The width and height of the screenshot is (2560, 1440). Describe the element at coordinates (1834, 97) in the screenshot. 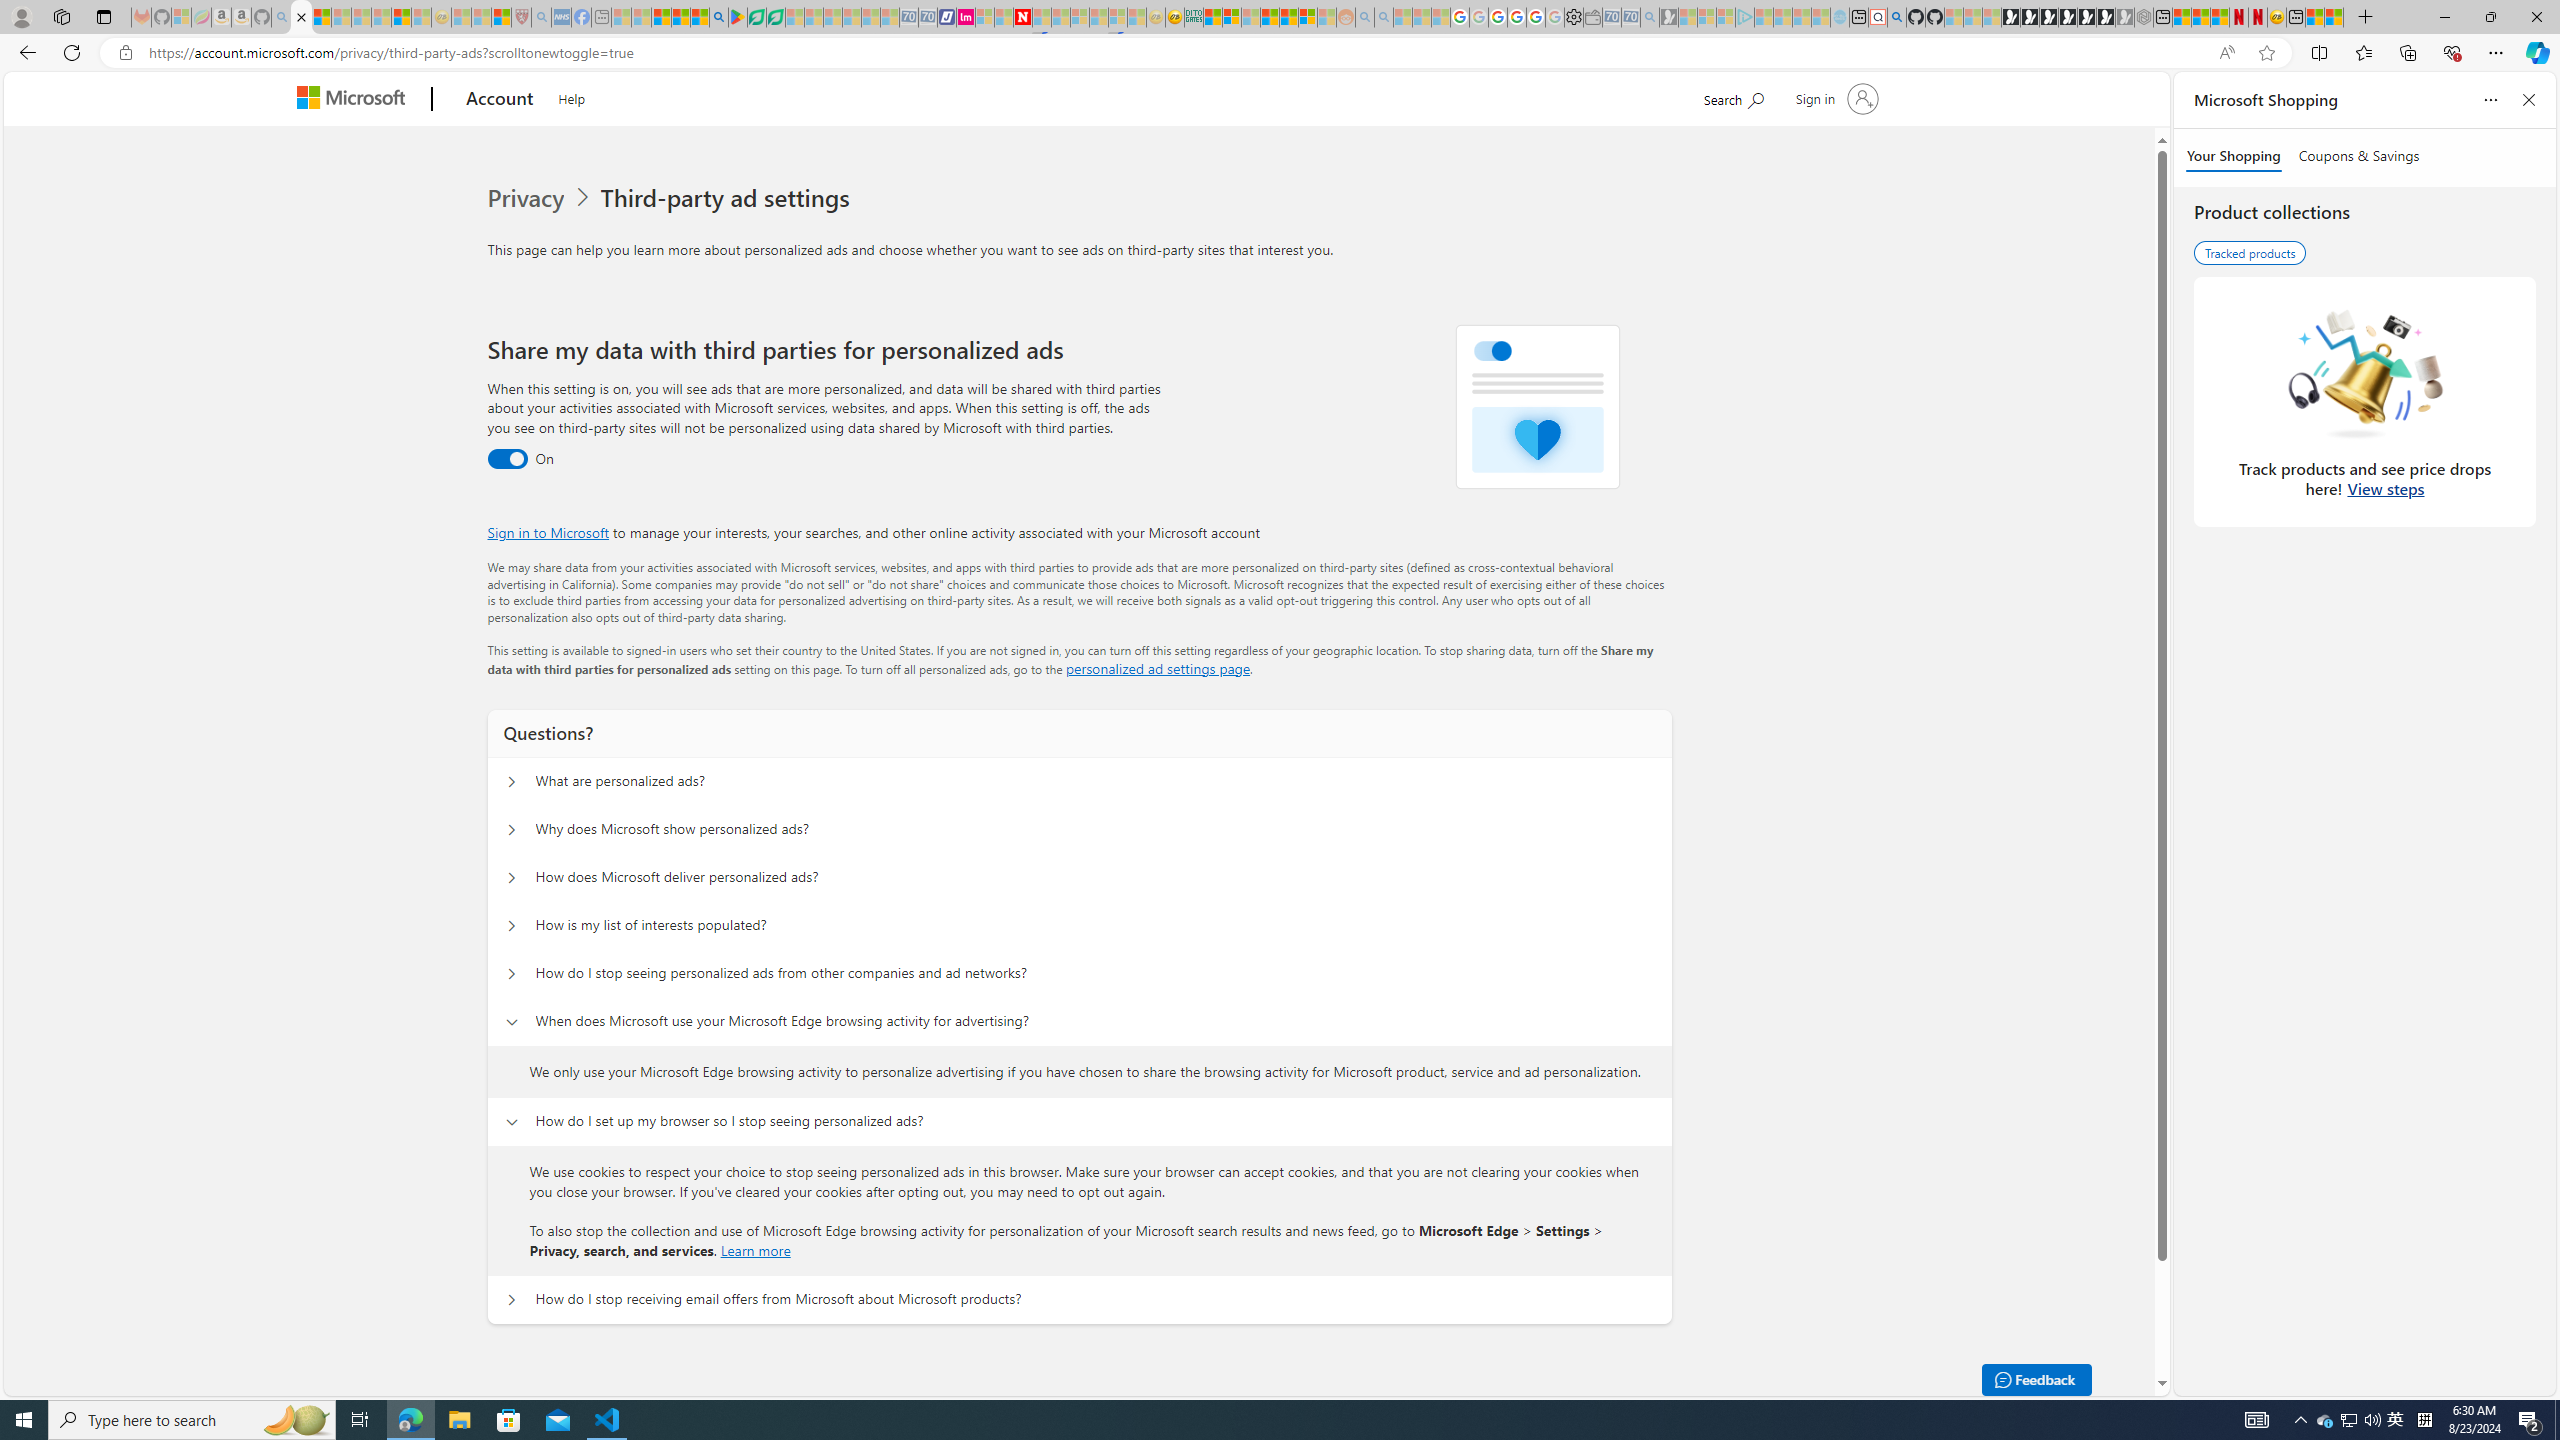

I see `'Sign in to your account'` at that location.